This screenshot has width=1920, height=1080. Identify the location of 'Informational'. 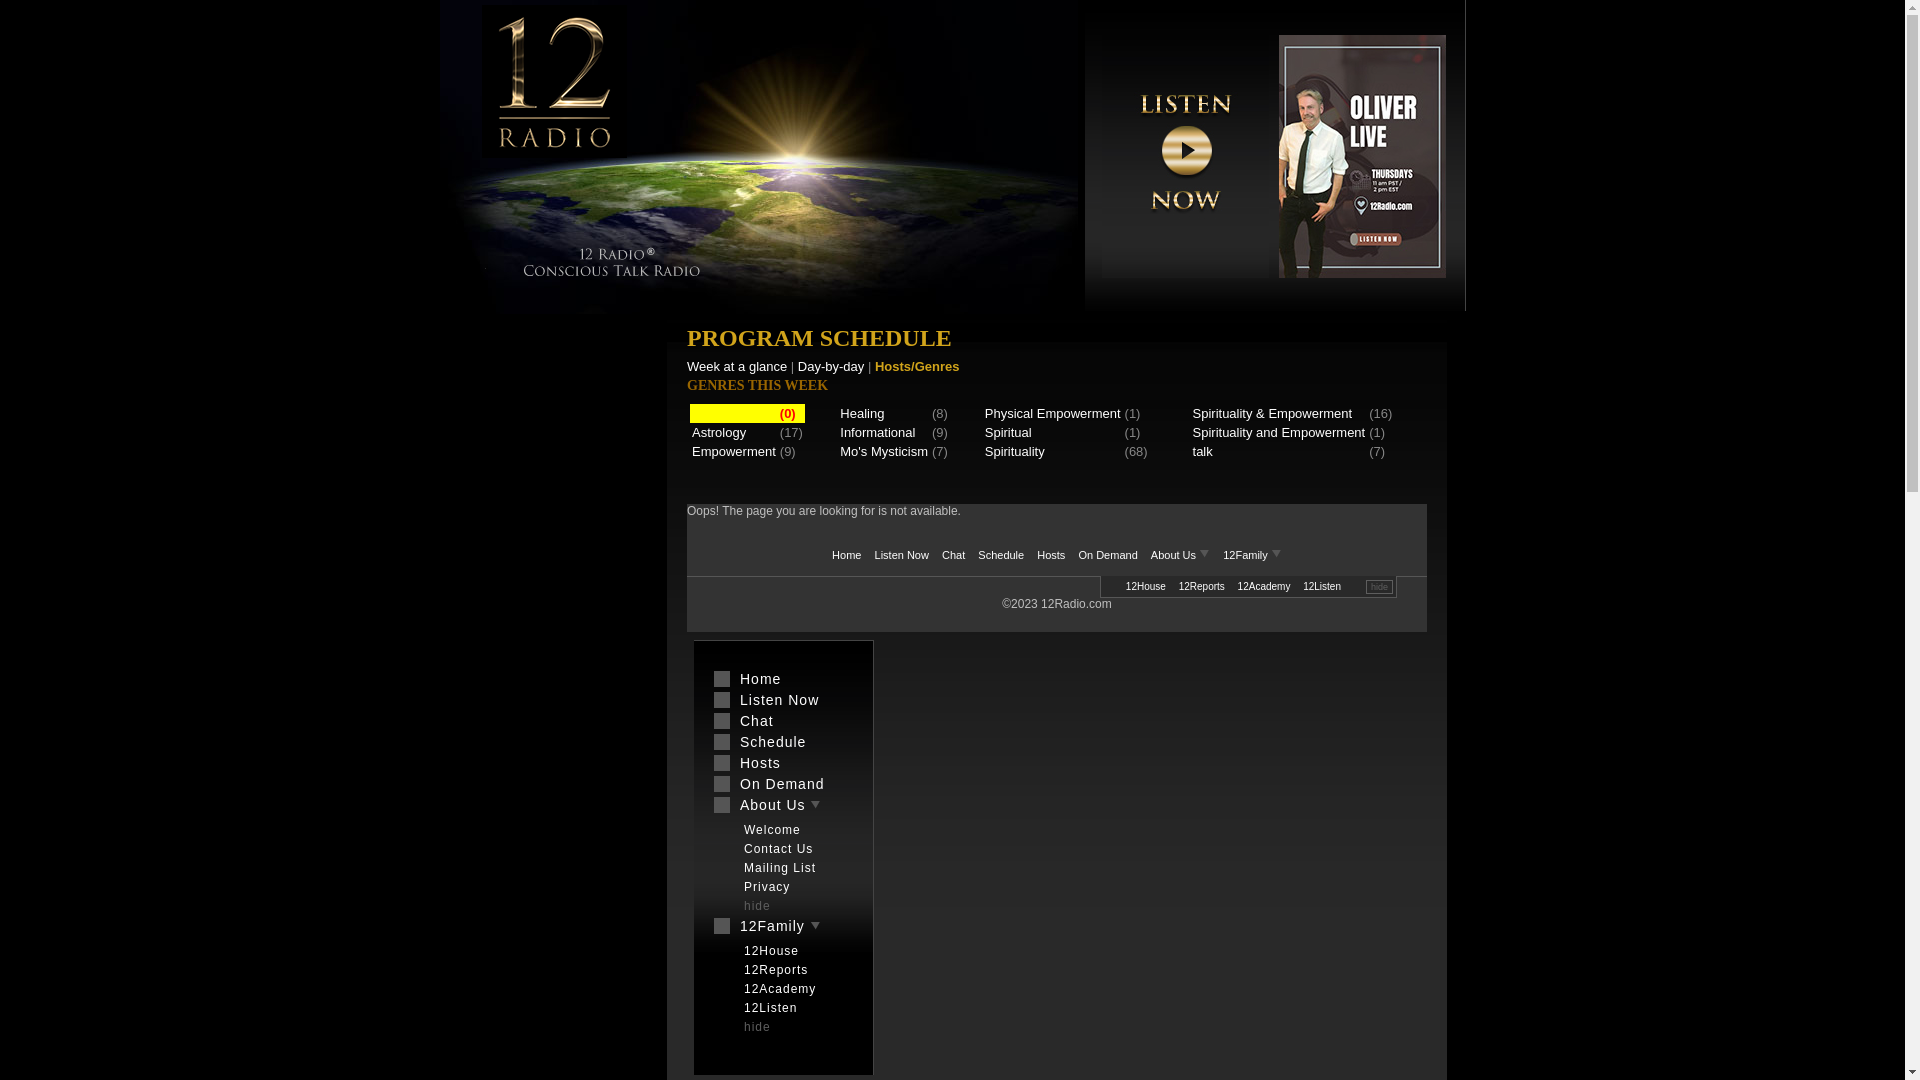
(840, 431).